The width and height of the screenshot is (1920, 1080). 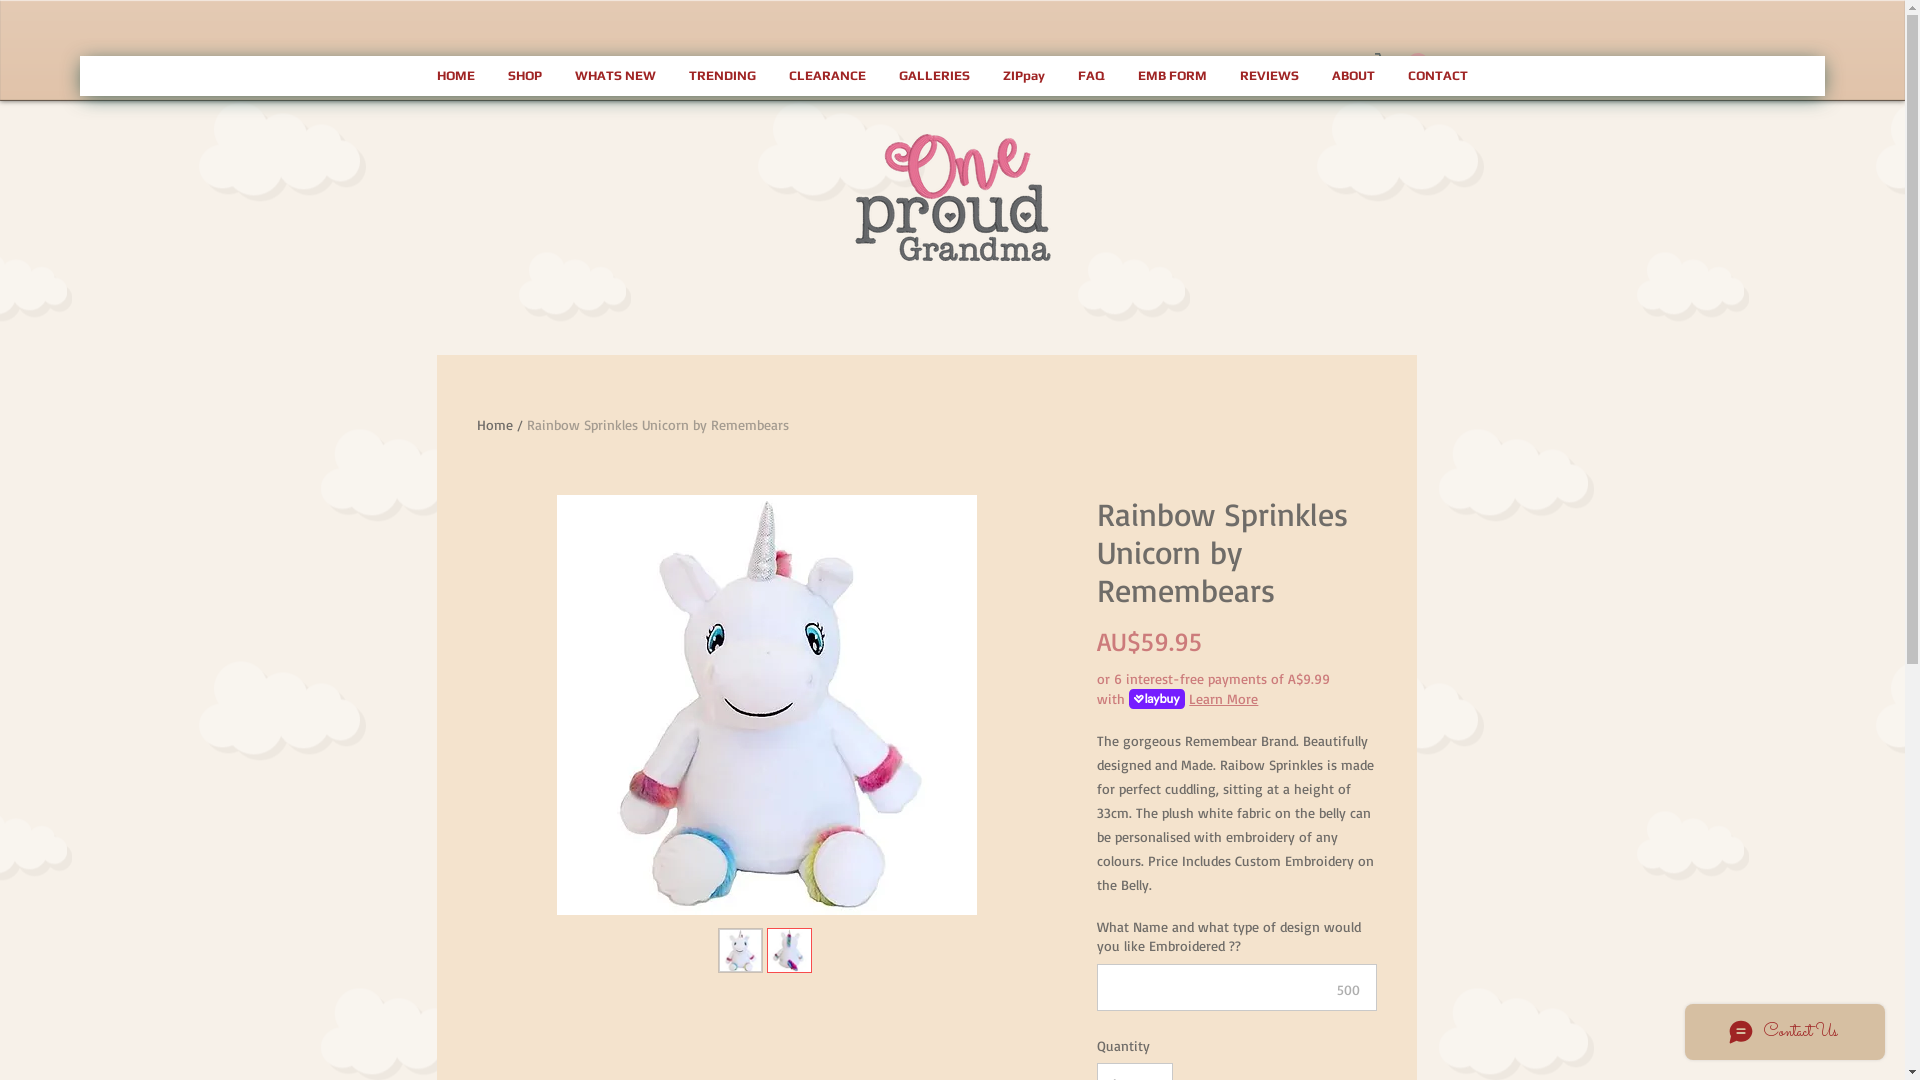 I want to click on 'WHATS NEW', so click(x=557, y=75).